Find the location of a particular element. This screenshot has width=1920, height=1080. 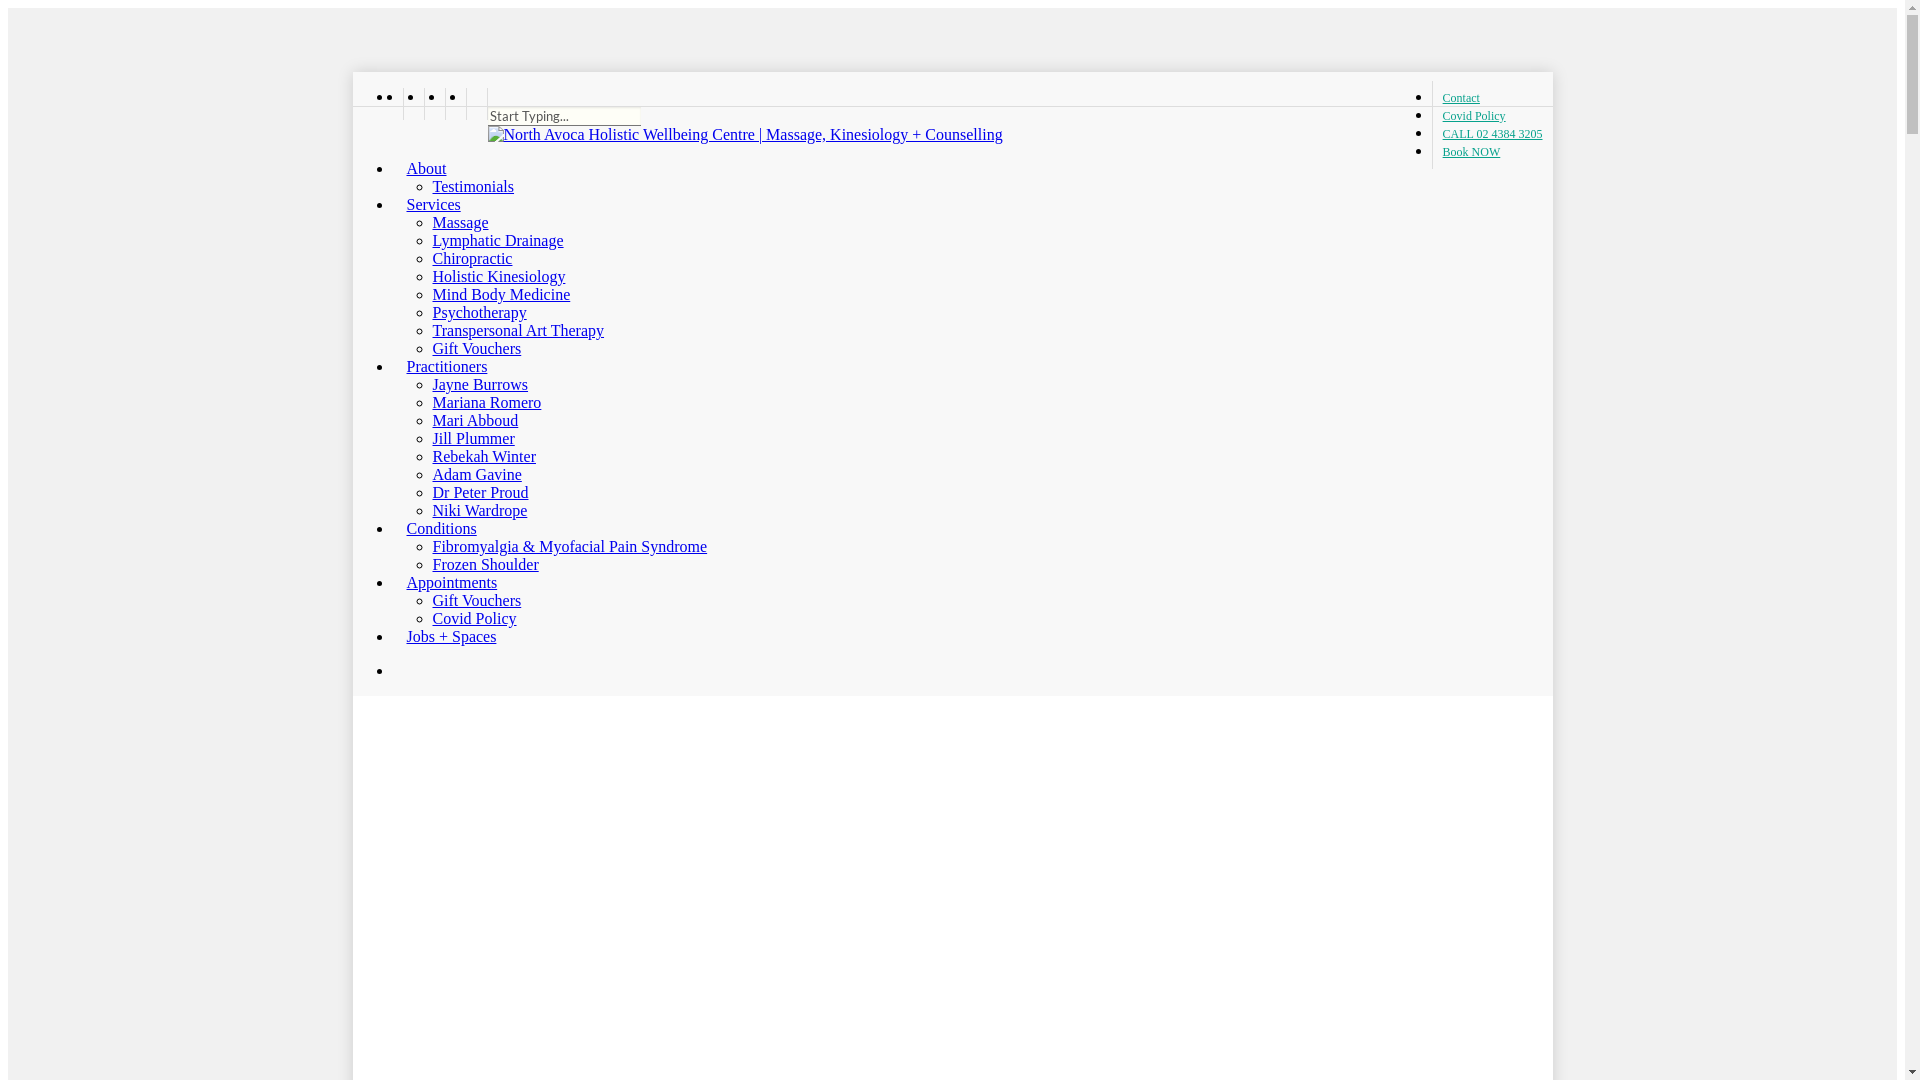

'phone' is located at coordinates (453, 104).